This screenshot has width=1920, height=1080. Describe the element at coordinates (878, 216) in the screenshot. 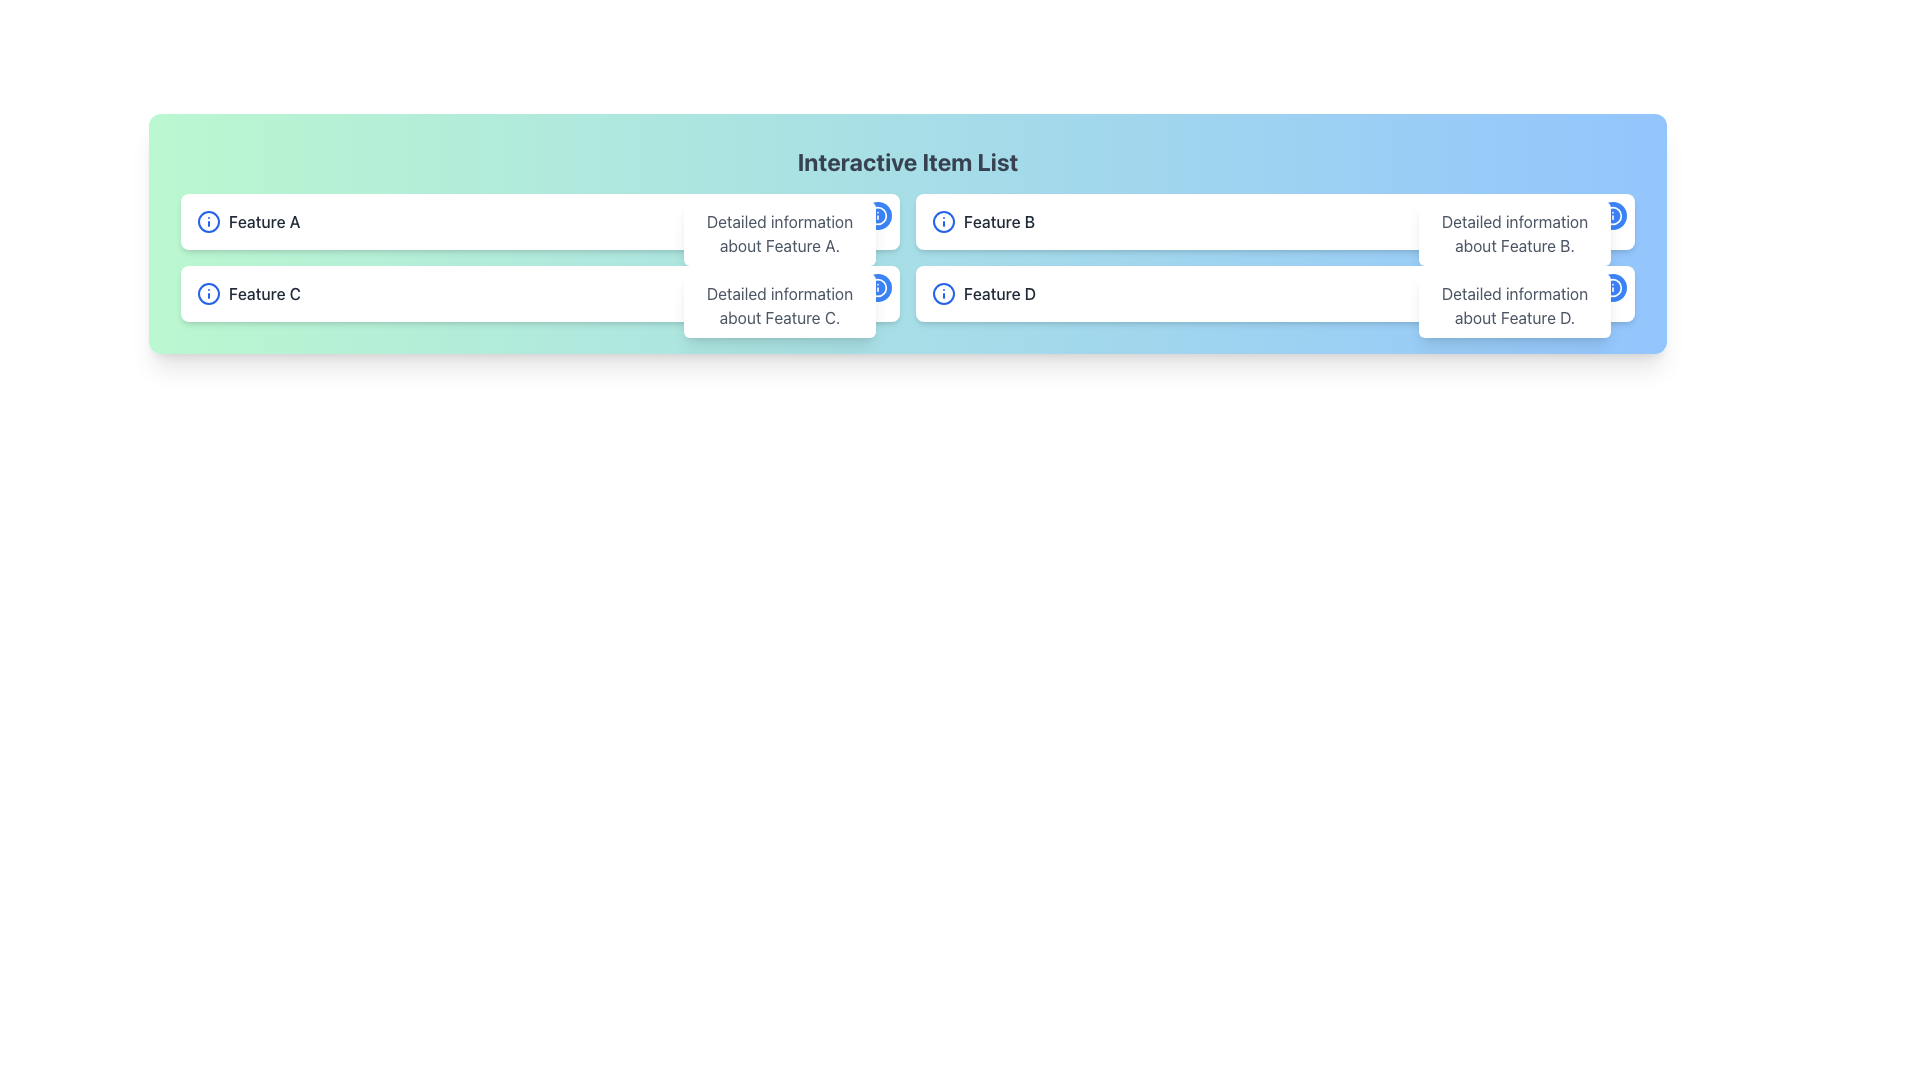

I see `the circular button with a blue background and an 'i' icon in white, located in the top-right corner of the card containing 'Feature A'` at that location.